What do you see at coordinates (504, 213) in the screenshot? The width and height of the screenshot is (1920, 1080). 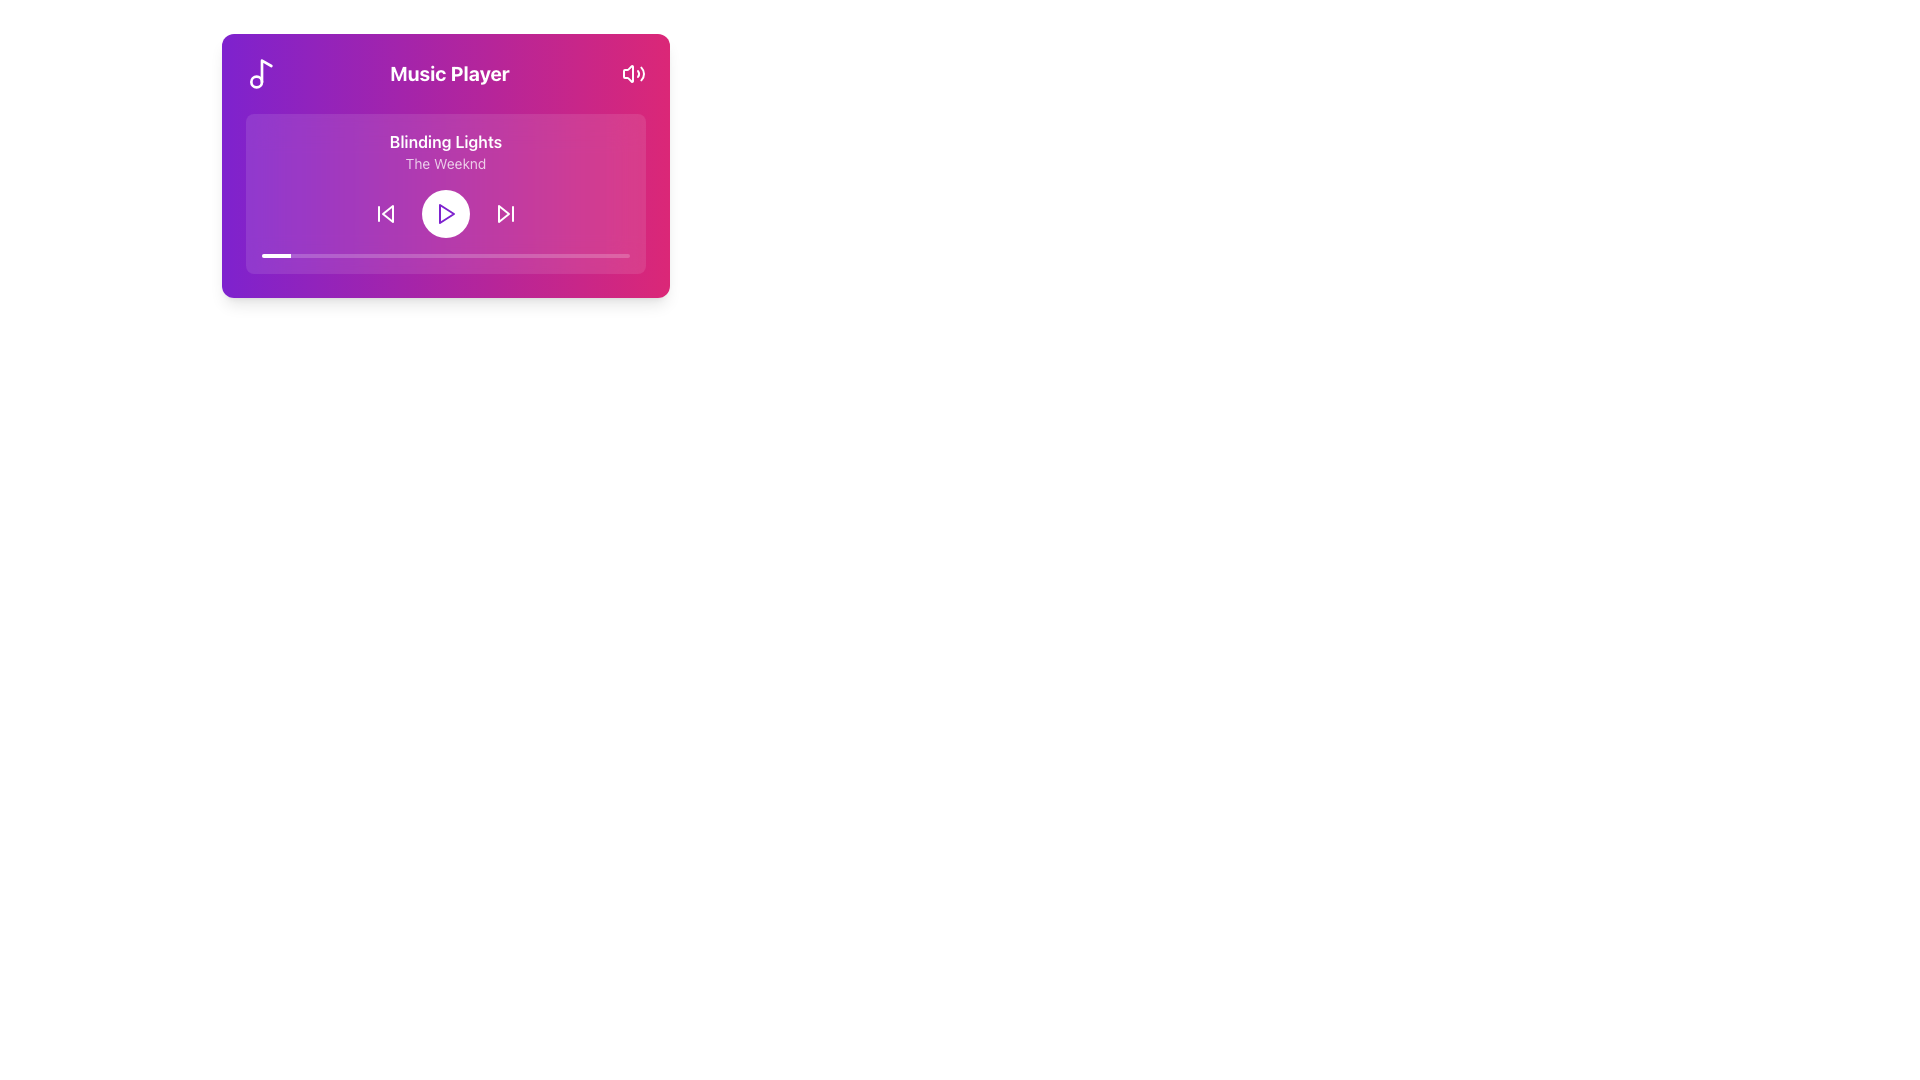 I see `the triangular play-forward icon styled in a gradient pink to purple color scheme, located to the right of the central play button in the interactive toolbar` at bounding box center [504, 213].